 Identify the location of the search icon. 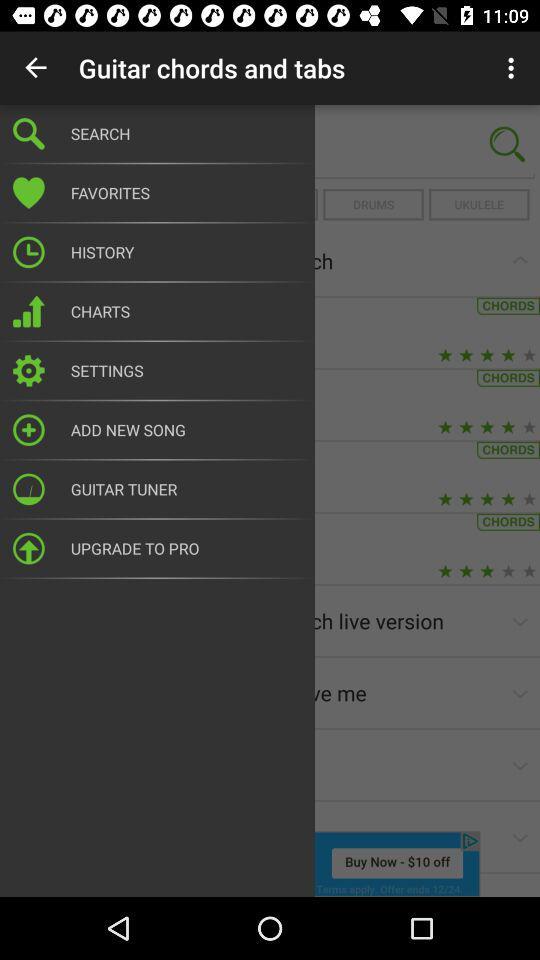
(507, 143).